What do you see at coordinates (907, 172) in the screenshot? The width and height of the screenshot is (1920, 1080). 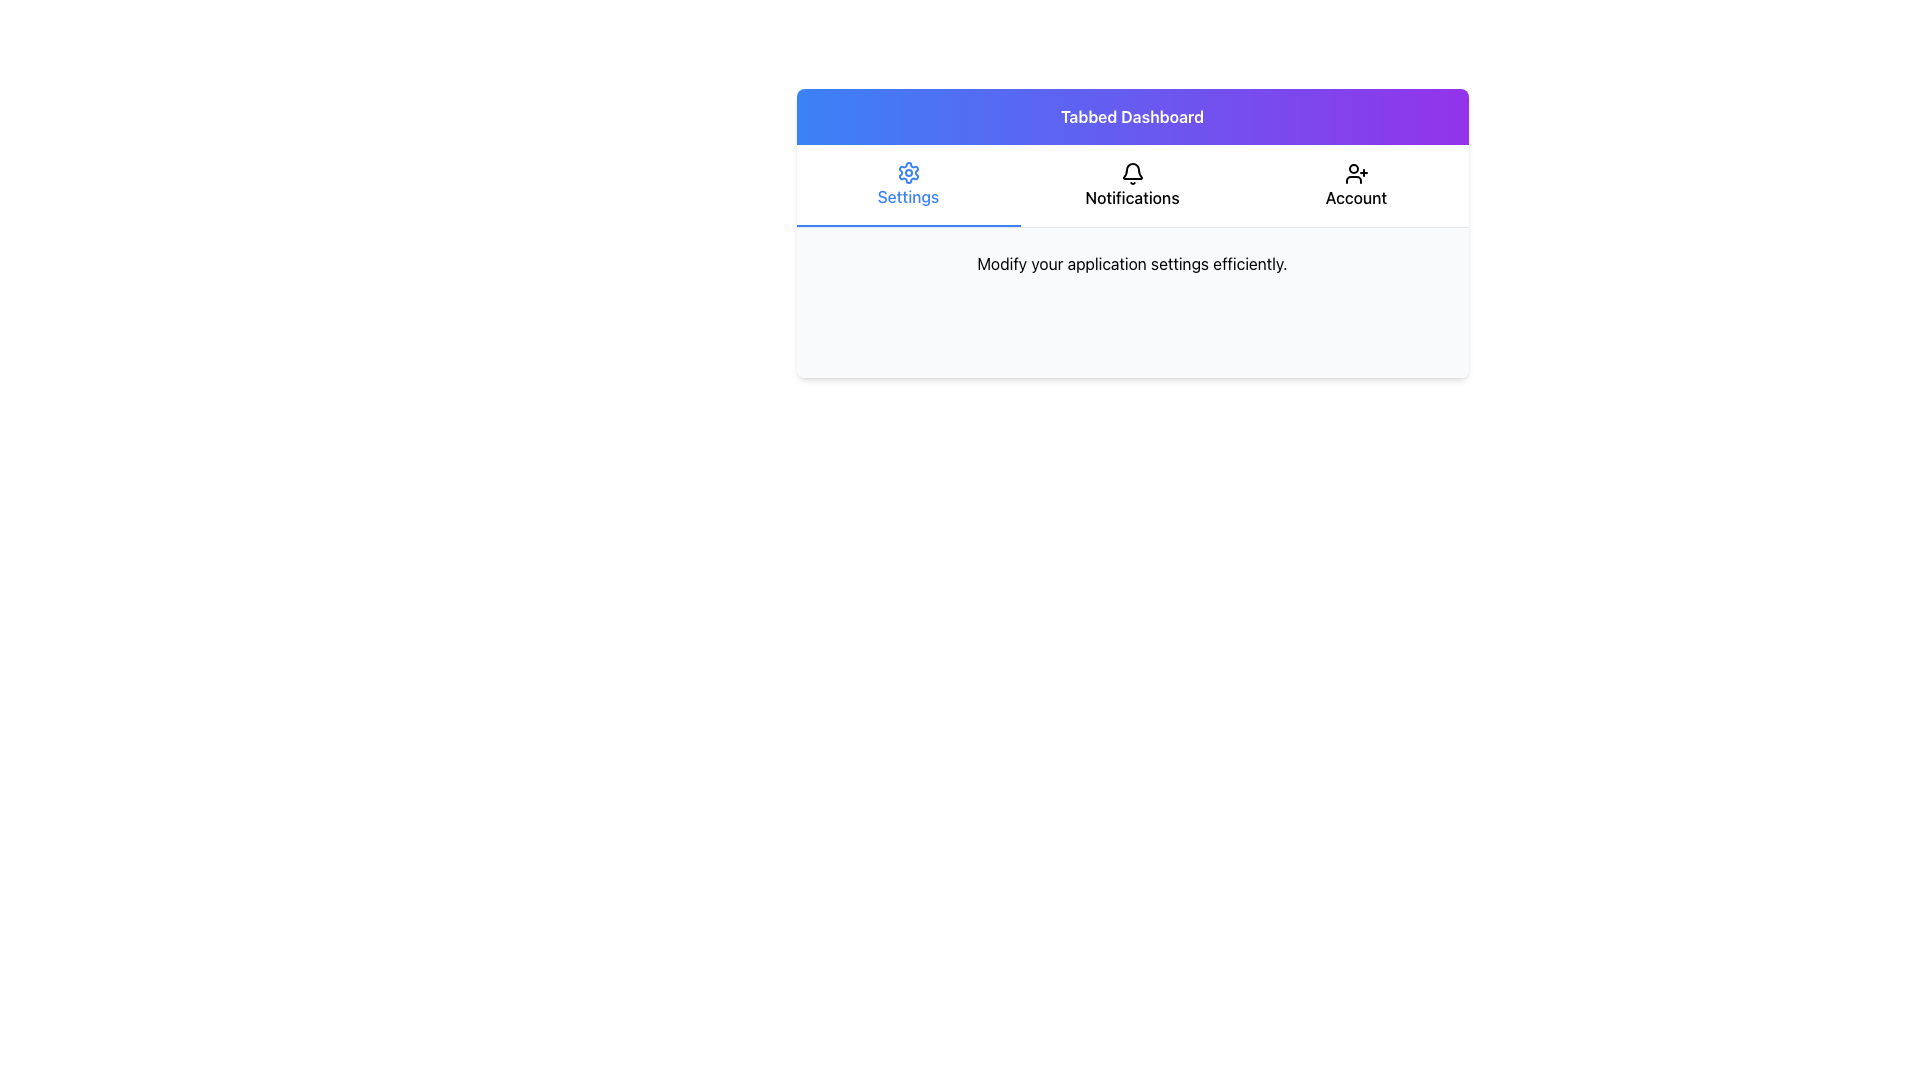 I see `the first icon on the left in the navigation bar` at bounding box center [907, 172].